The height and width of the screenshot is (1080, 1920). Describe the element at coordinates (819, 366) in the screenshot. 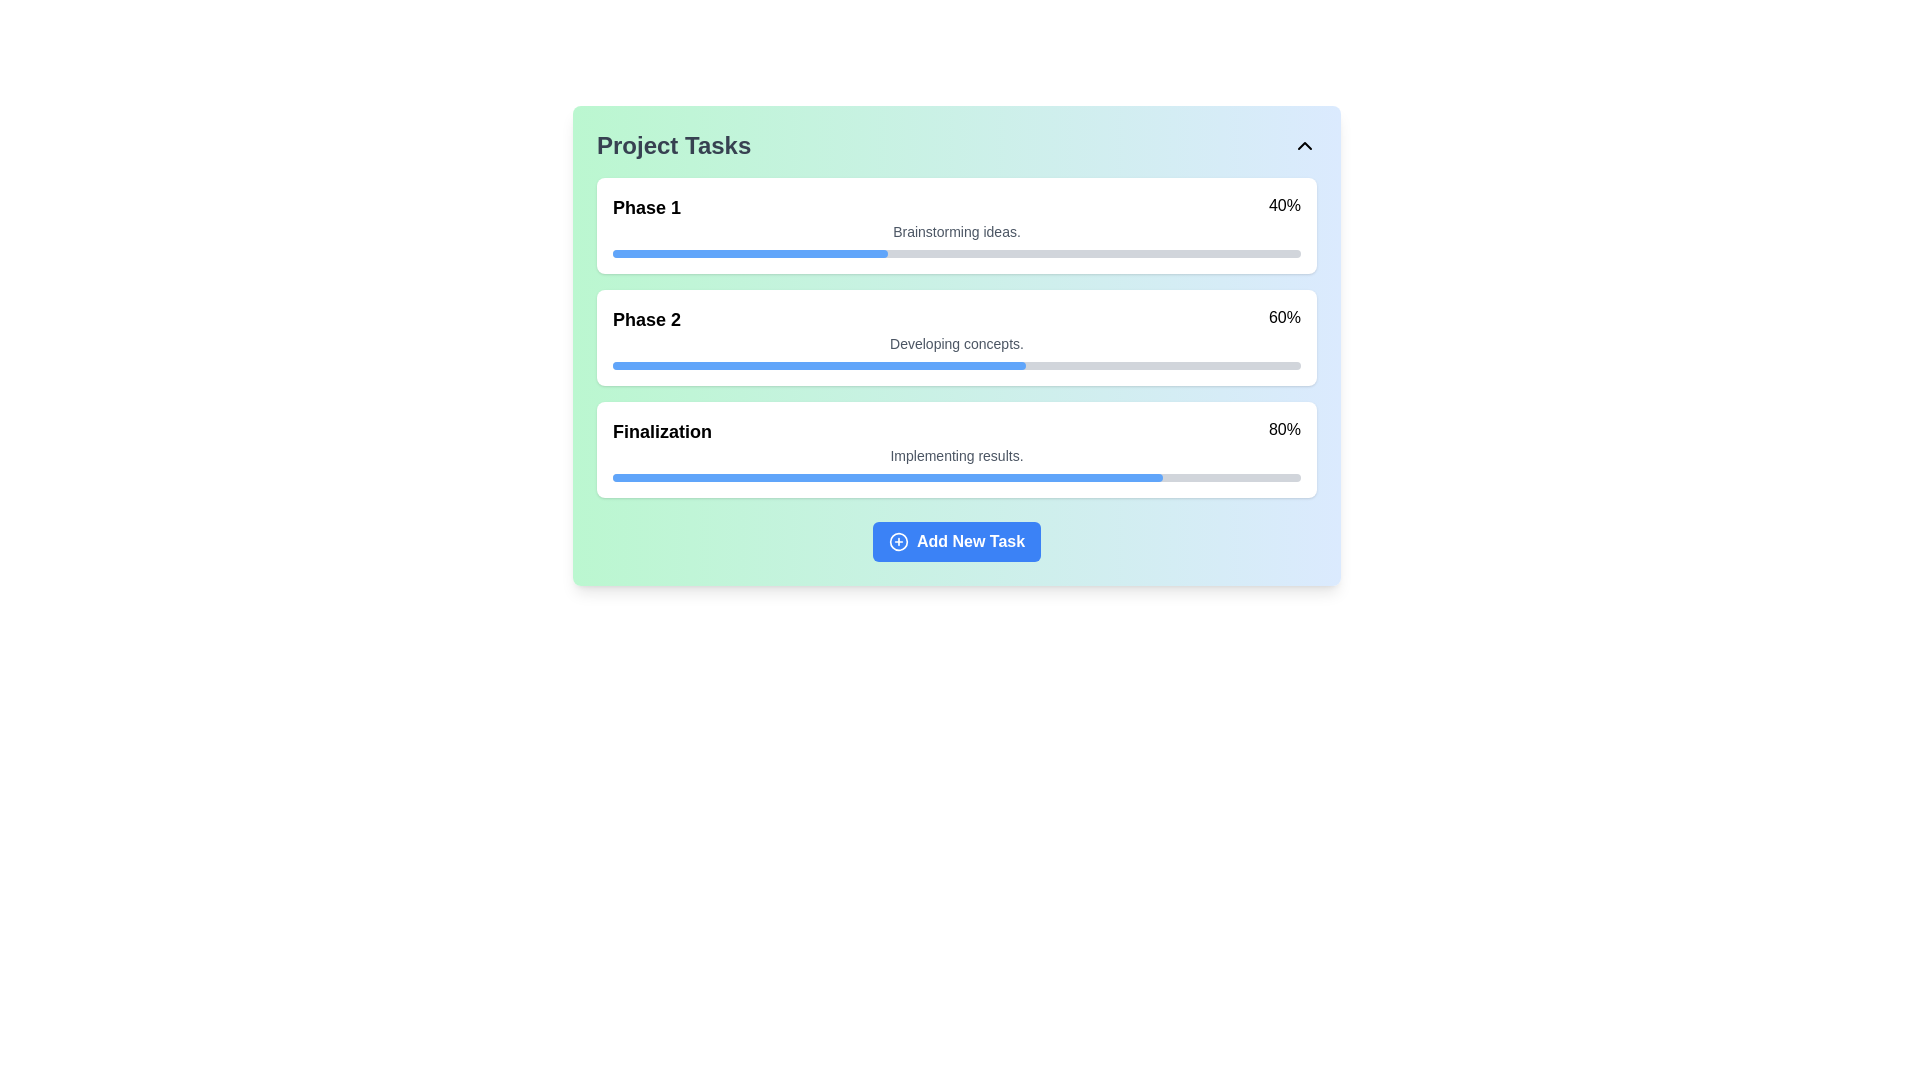

I see `the Partial Progress Bar indicating 60% completion under the 'Phase 2' section` at that location.